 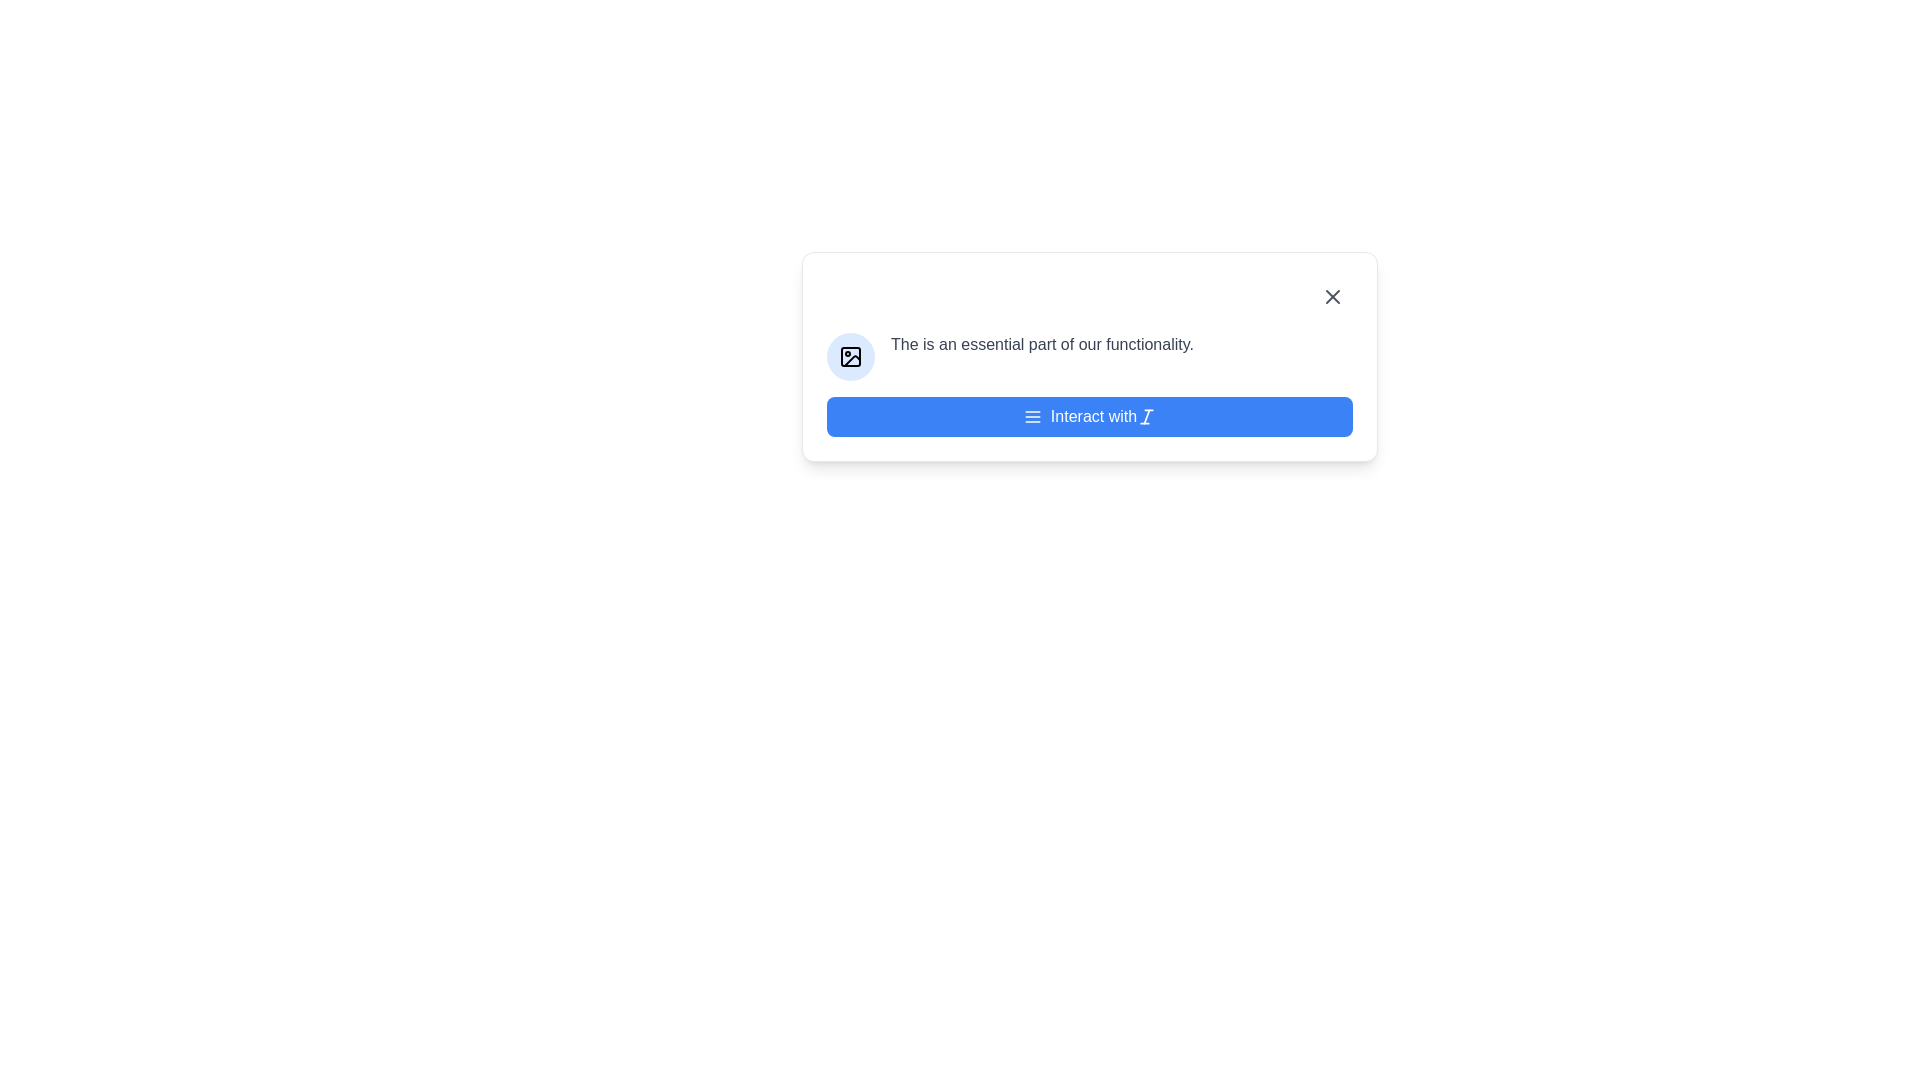 What do you see at coordinates (1147, 415) in the screenshot?
I see `the italic 'I' icon, which is located to the right of the blue 'Interact with' button and has a compact size of 20x20 pixels` at bounding box center [1147, 415].